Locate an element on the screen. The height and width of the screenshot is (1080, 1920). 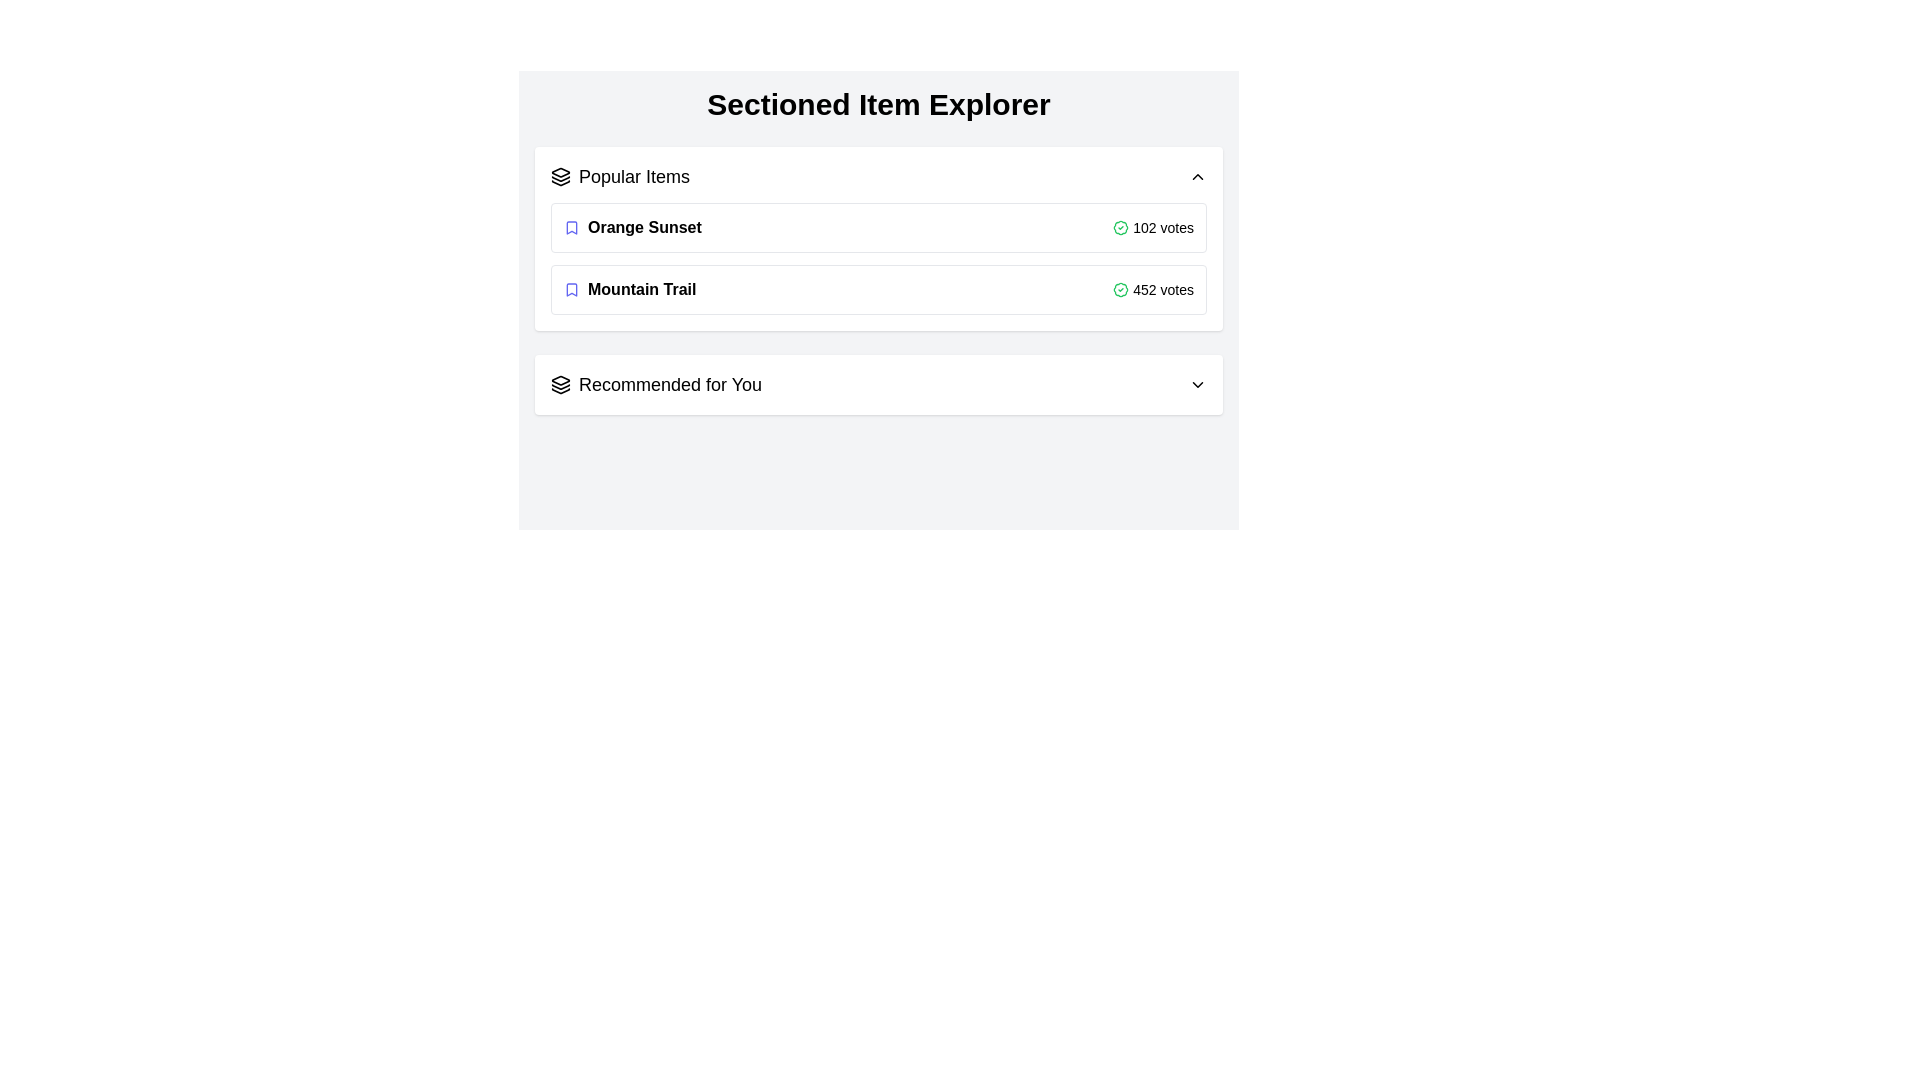
the Decorative icon that enhances the visual identity of the 'Popular Items' section label, located near the top of the interface is located at coordinates (560, 171).